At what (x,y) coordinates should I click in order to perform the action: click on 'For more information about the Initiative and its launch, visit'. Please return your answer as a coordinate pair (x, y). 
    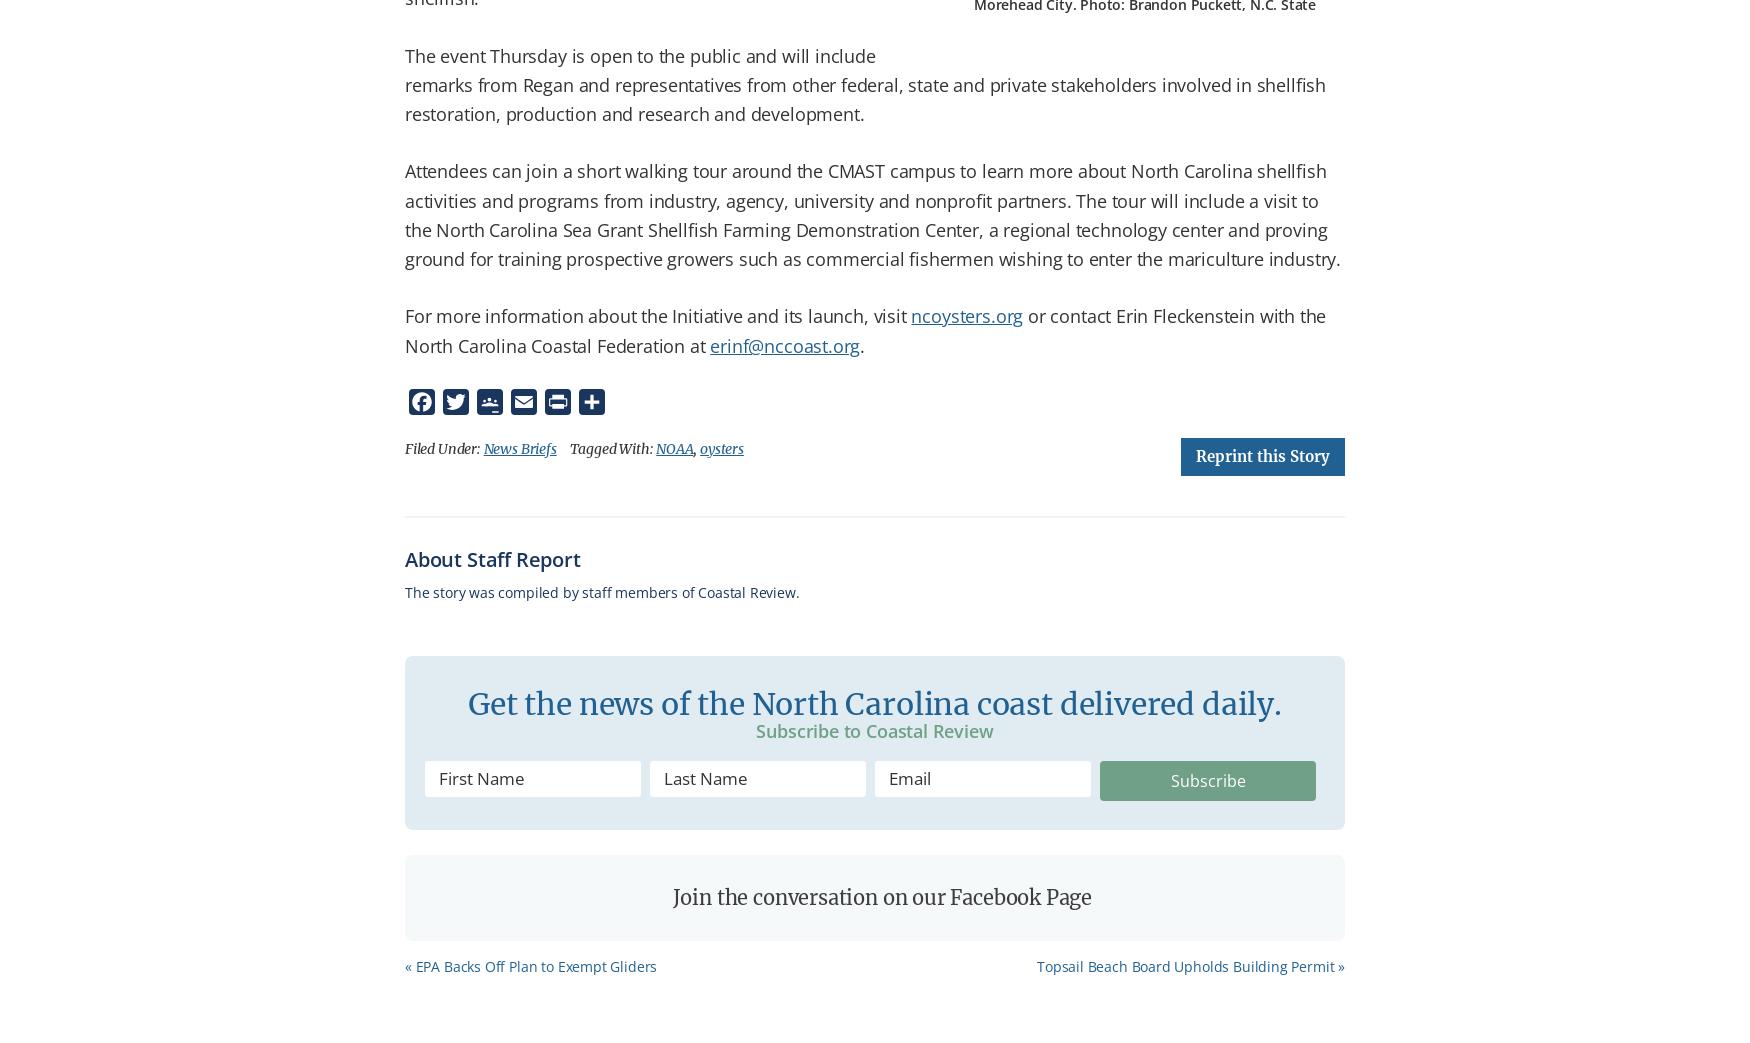
    Looking at the image, I should click on (657, 315).